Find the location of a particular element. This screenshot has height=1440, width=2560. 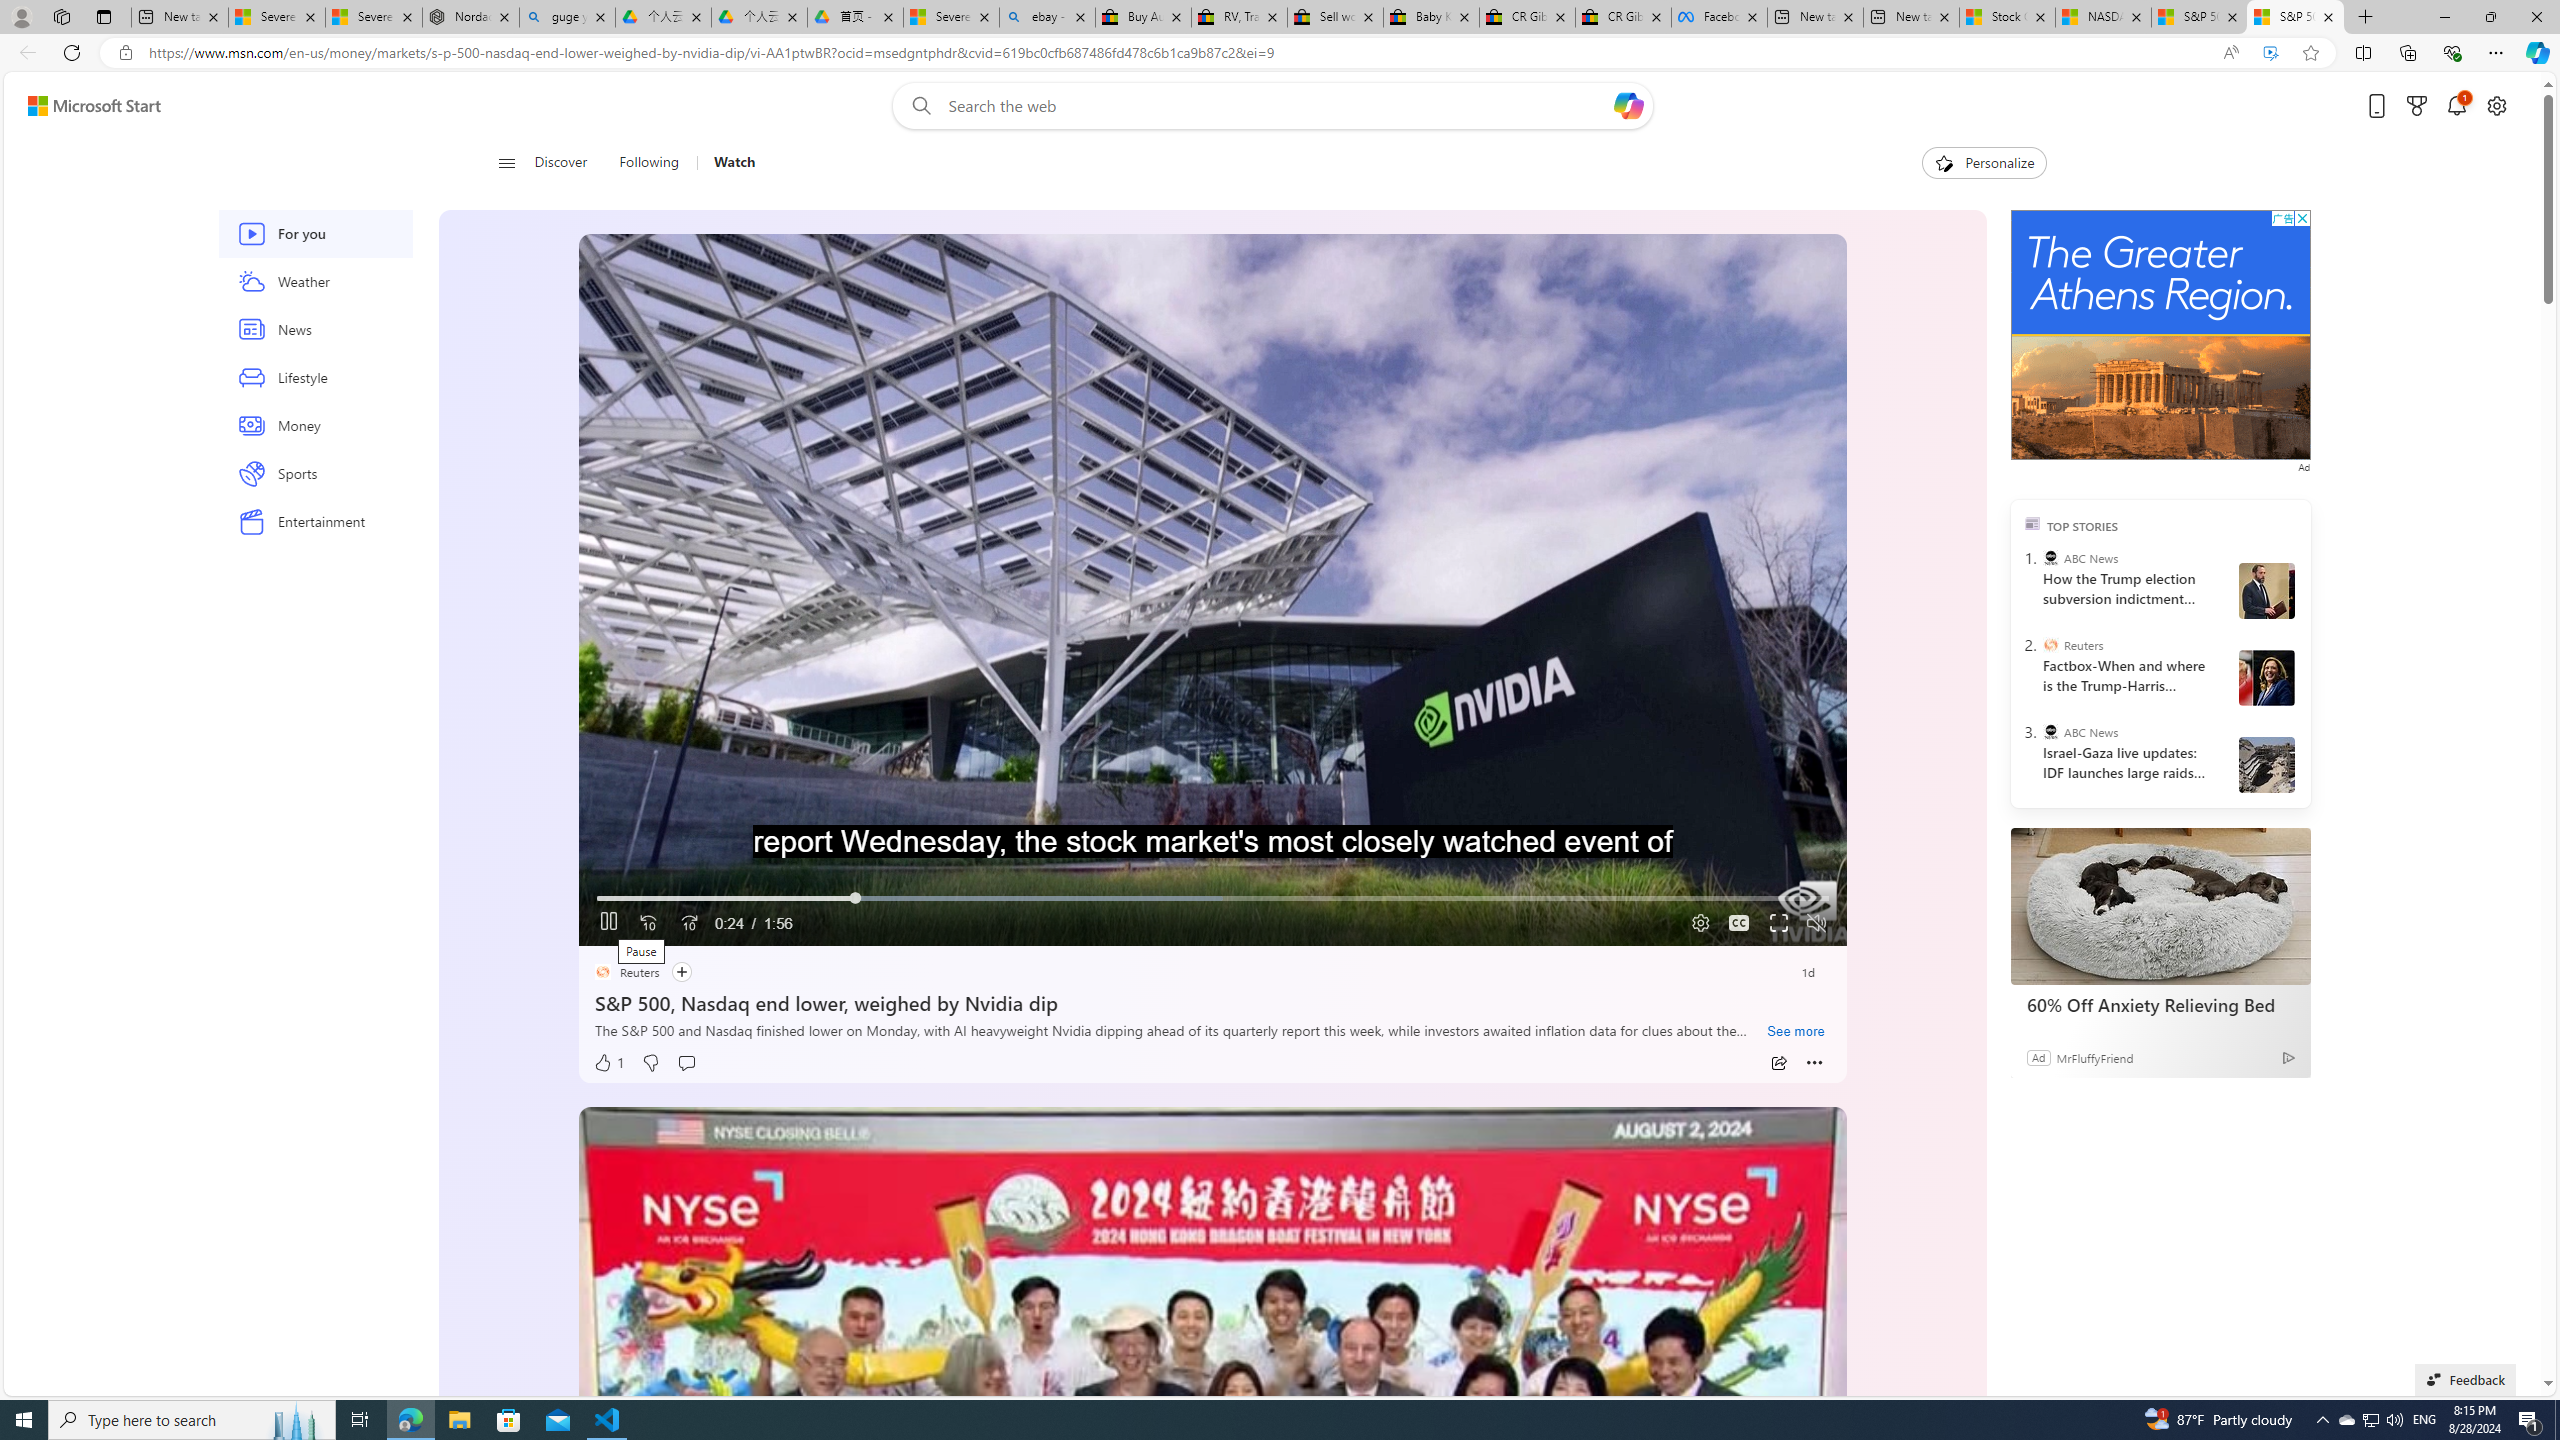

'ABC News' is located at coordinates (2050, 731).